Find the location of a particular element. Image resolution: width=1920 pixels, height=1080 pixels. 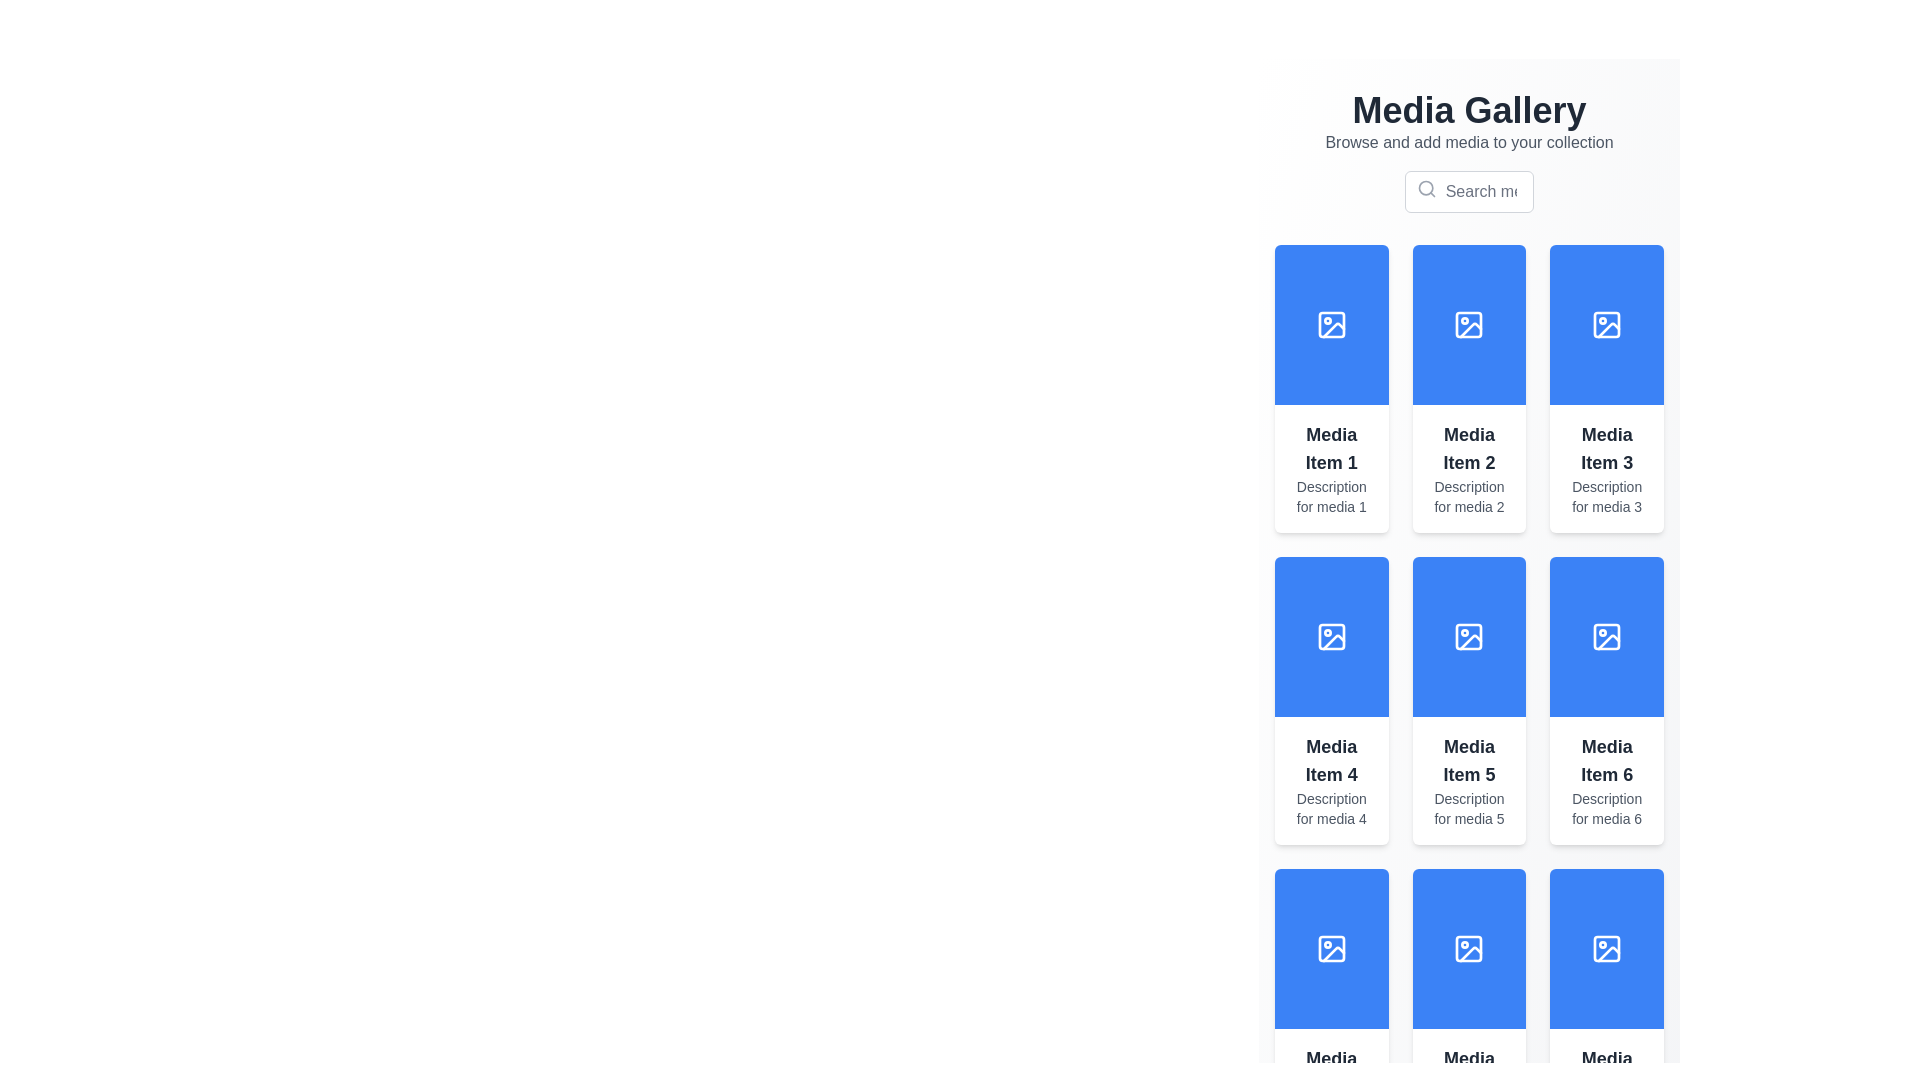

the media icon located at the center of the blue card is located at coordinates (1469, 947).